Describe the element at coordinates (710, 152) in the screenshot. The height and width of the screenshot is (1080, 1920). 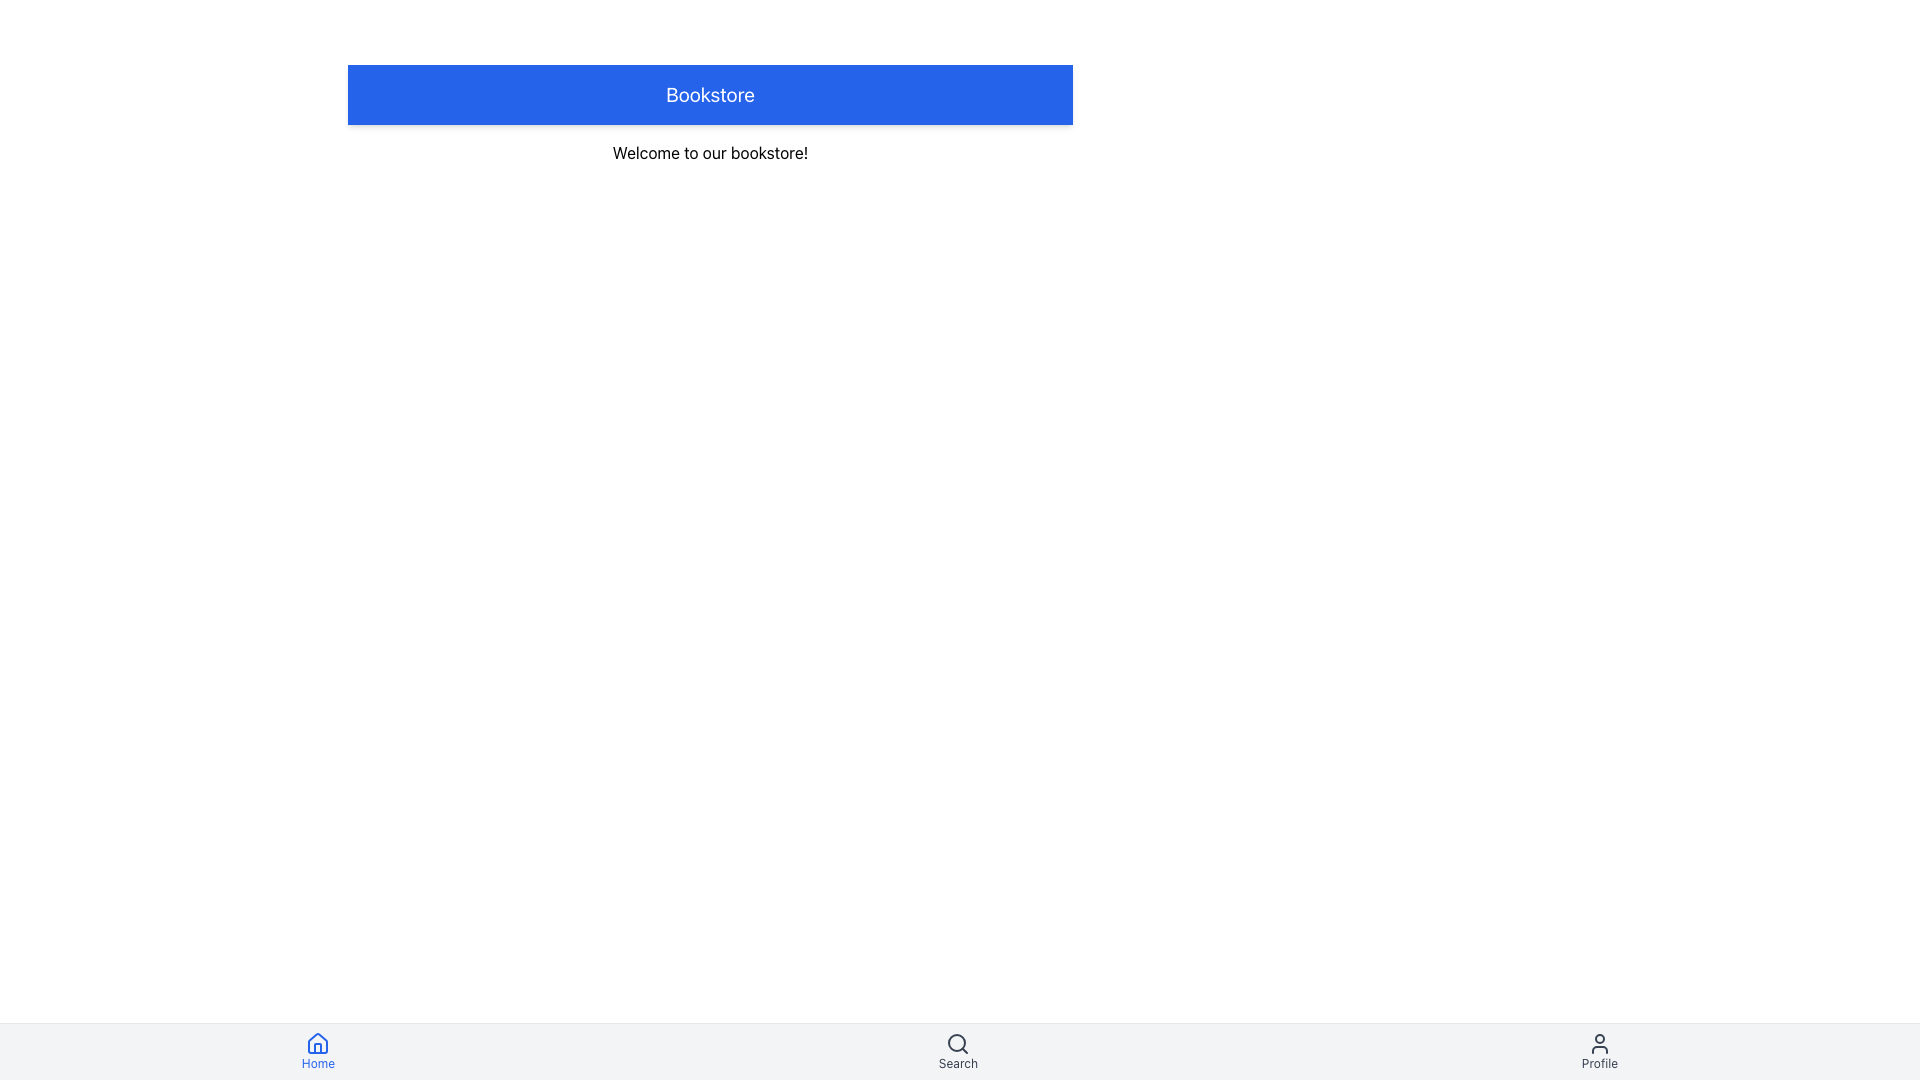
I see `the welcoming message text display located below the blue 'Bookstore' header in the bookstore application` at that location.